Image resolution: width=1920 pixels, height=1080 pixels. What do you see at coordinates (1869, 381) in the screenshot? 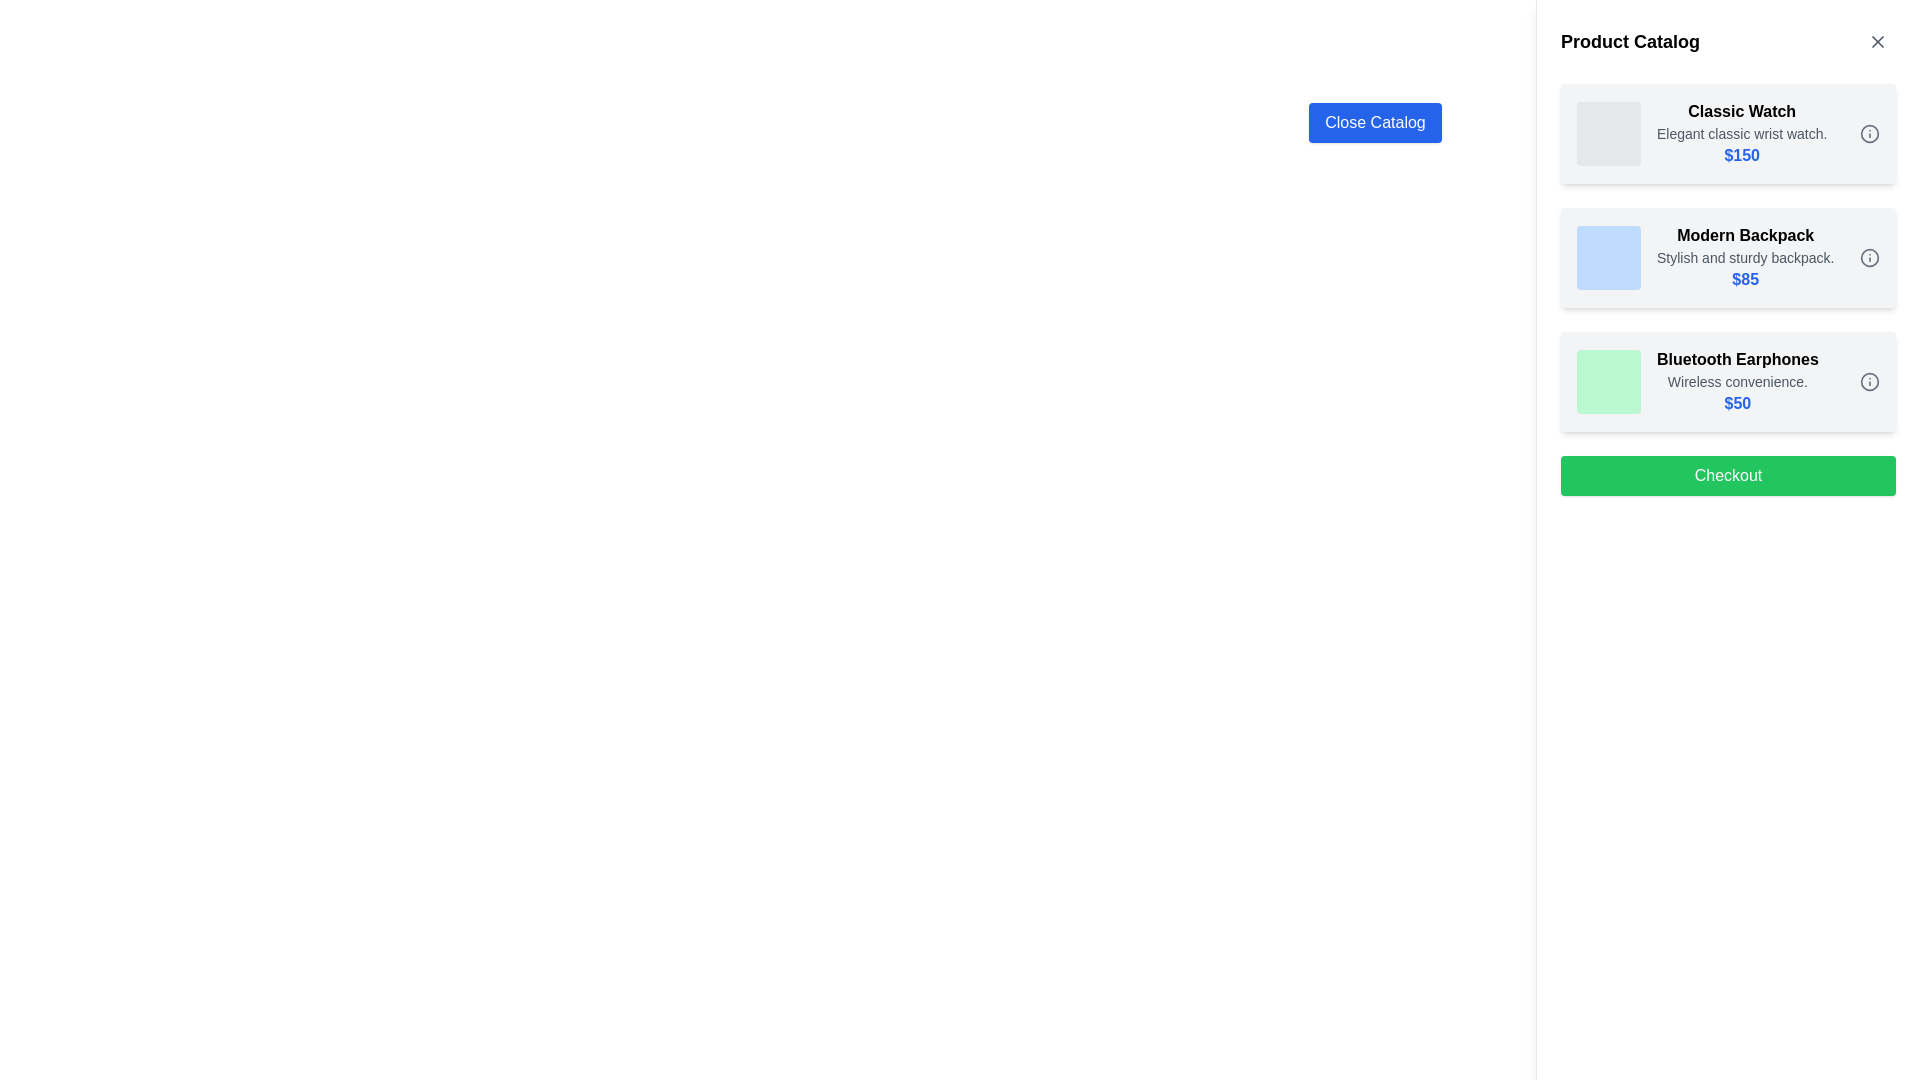
I see `the information icon located in the top-right corner of the 'Bluetooth Earphones' card` at bounding box center [1869, 381].